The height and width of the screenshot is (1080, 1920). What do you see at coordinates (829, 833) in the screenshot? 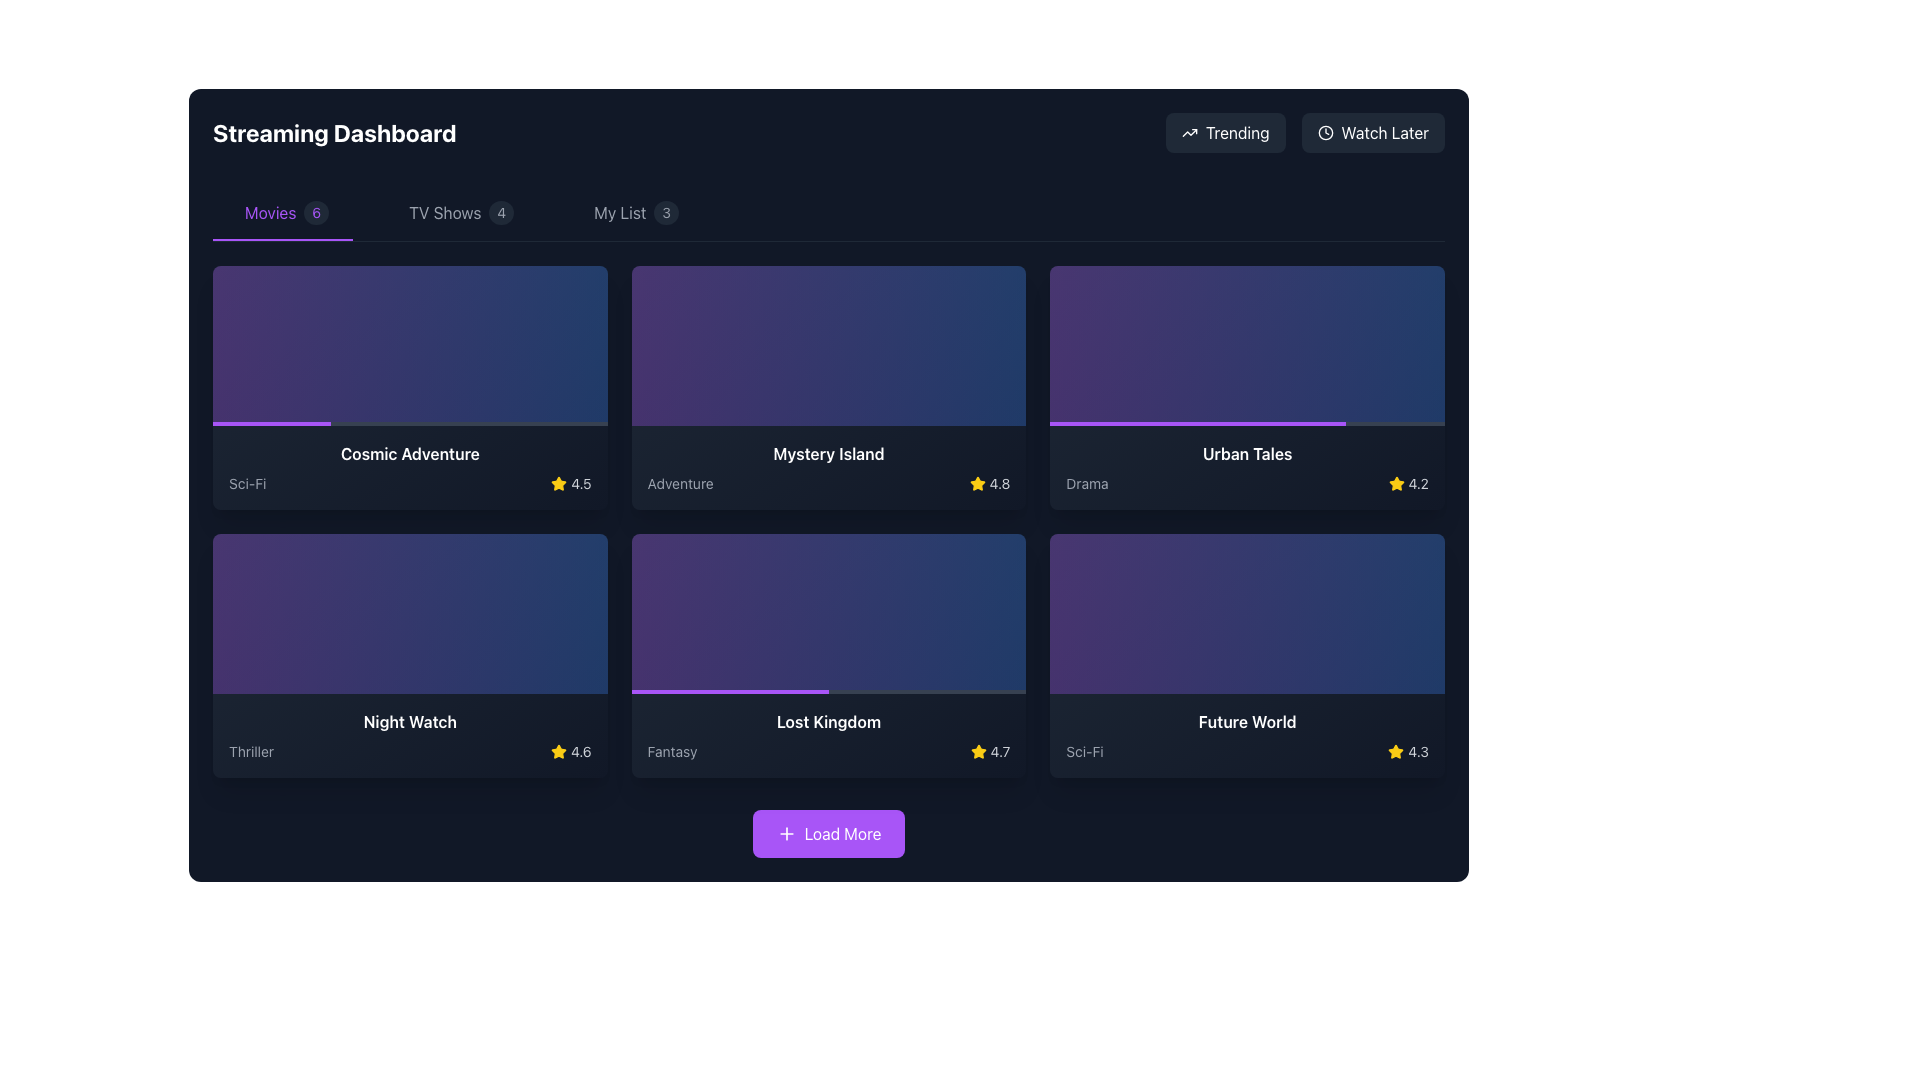
I see `the button located at the bottom section of the page, which triggers the loading of more content for movies or shows` at bounding box center [829, 833].